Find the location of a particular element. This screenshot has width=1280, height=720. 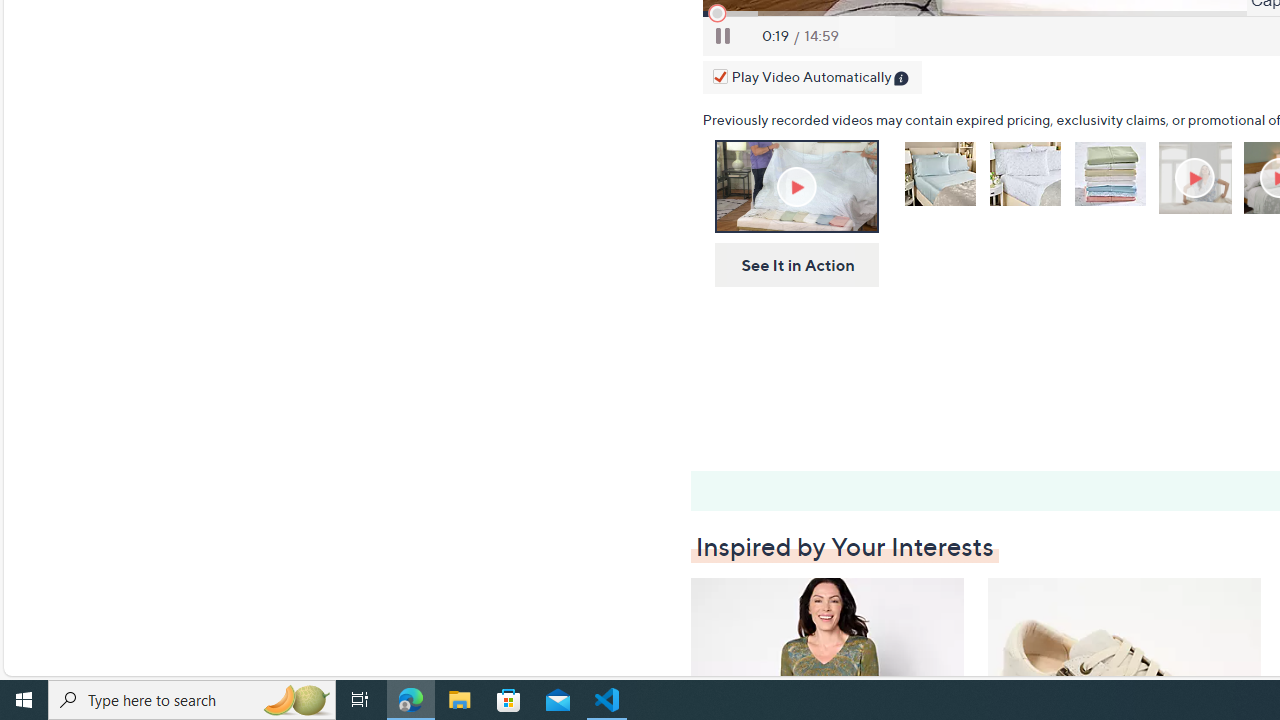

'Class: infoIcon' is located at coordinates (902, 79).